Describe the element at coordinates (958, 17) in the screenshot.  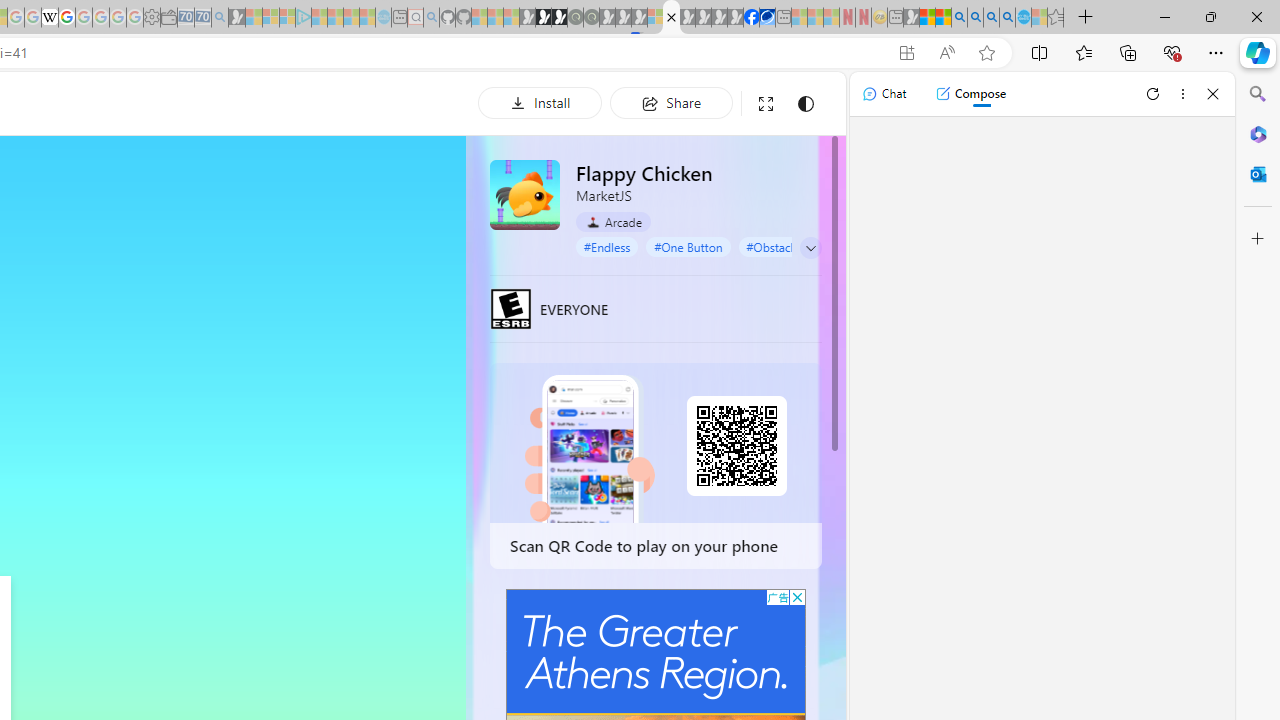
I see `'Bing AI - Search'` at that location.